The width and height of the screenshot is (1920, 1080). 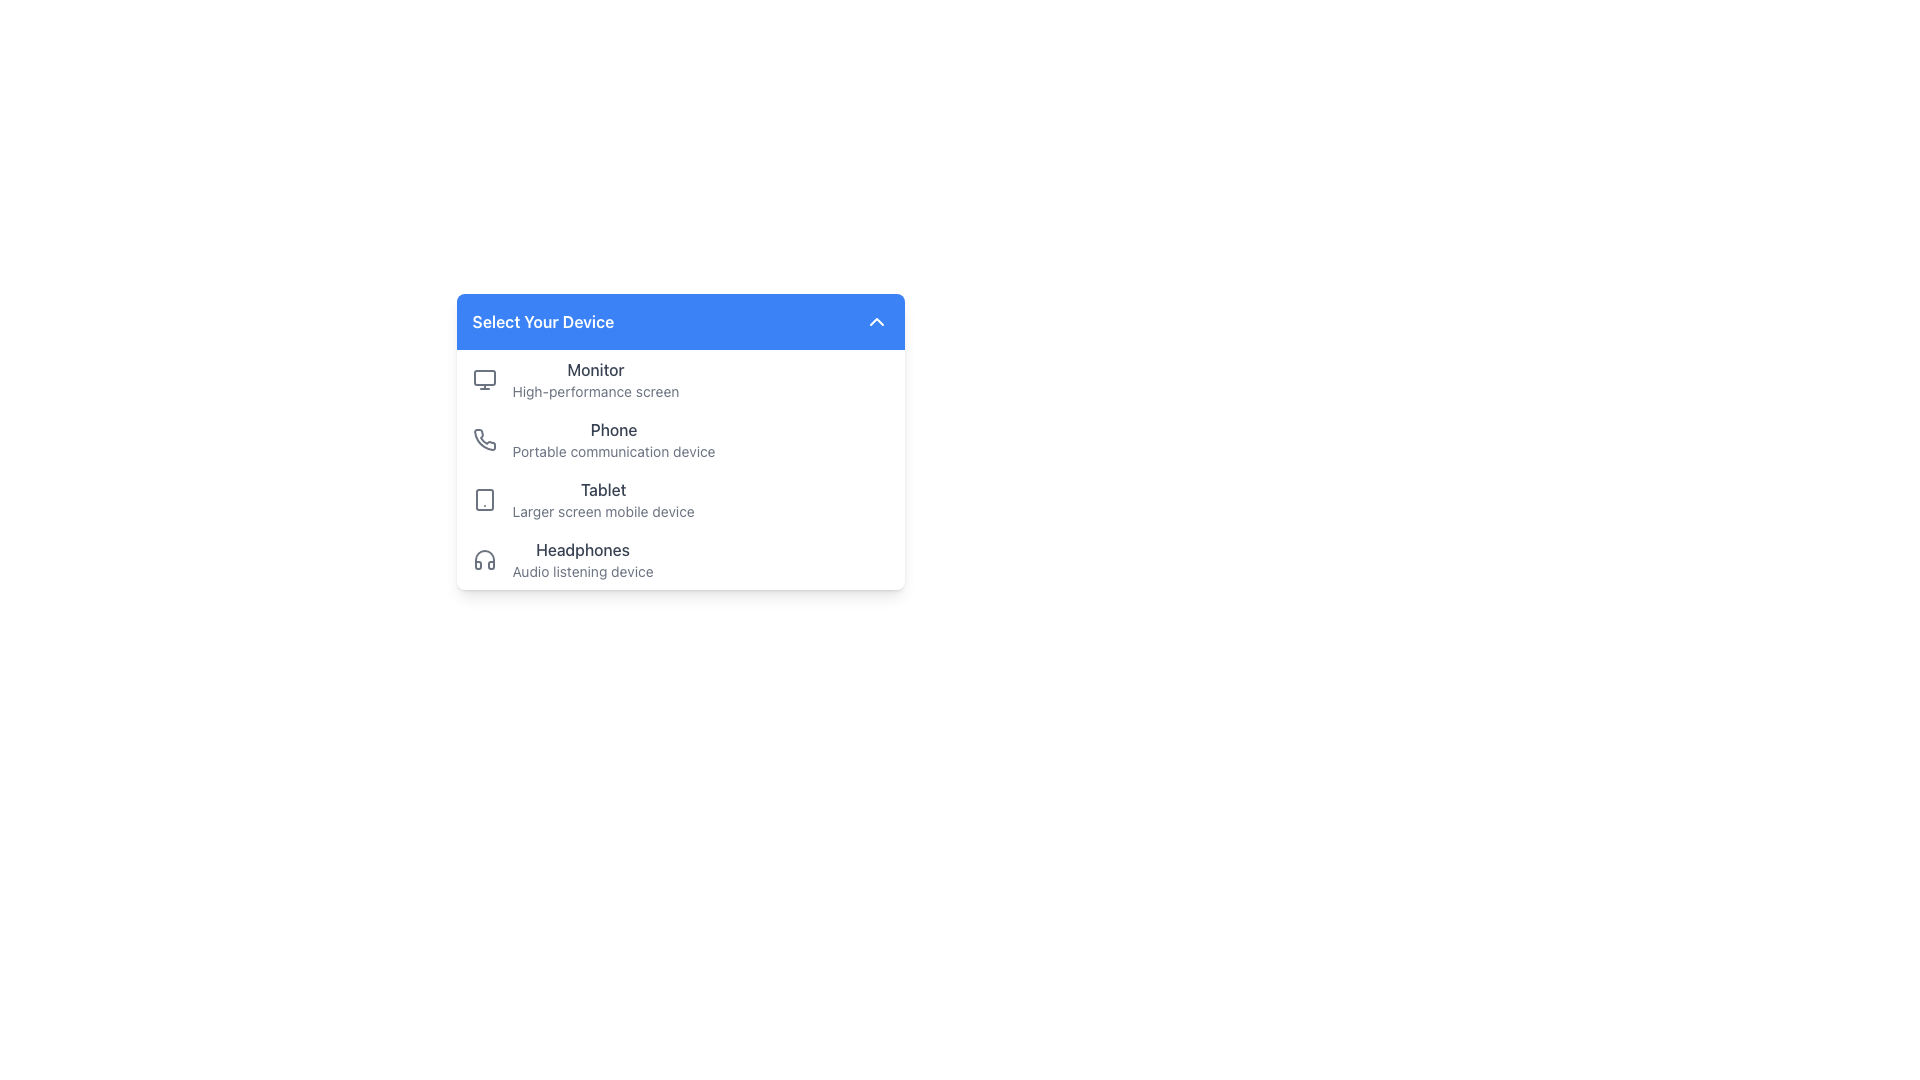 What do you see at coordinates (484, 438) in the screenshot?
I see `the phone icon which represents the 'Phone' option in the 'Select Your Device' section, located second in the list` at bounding box center [484, 438].